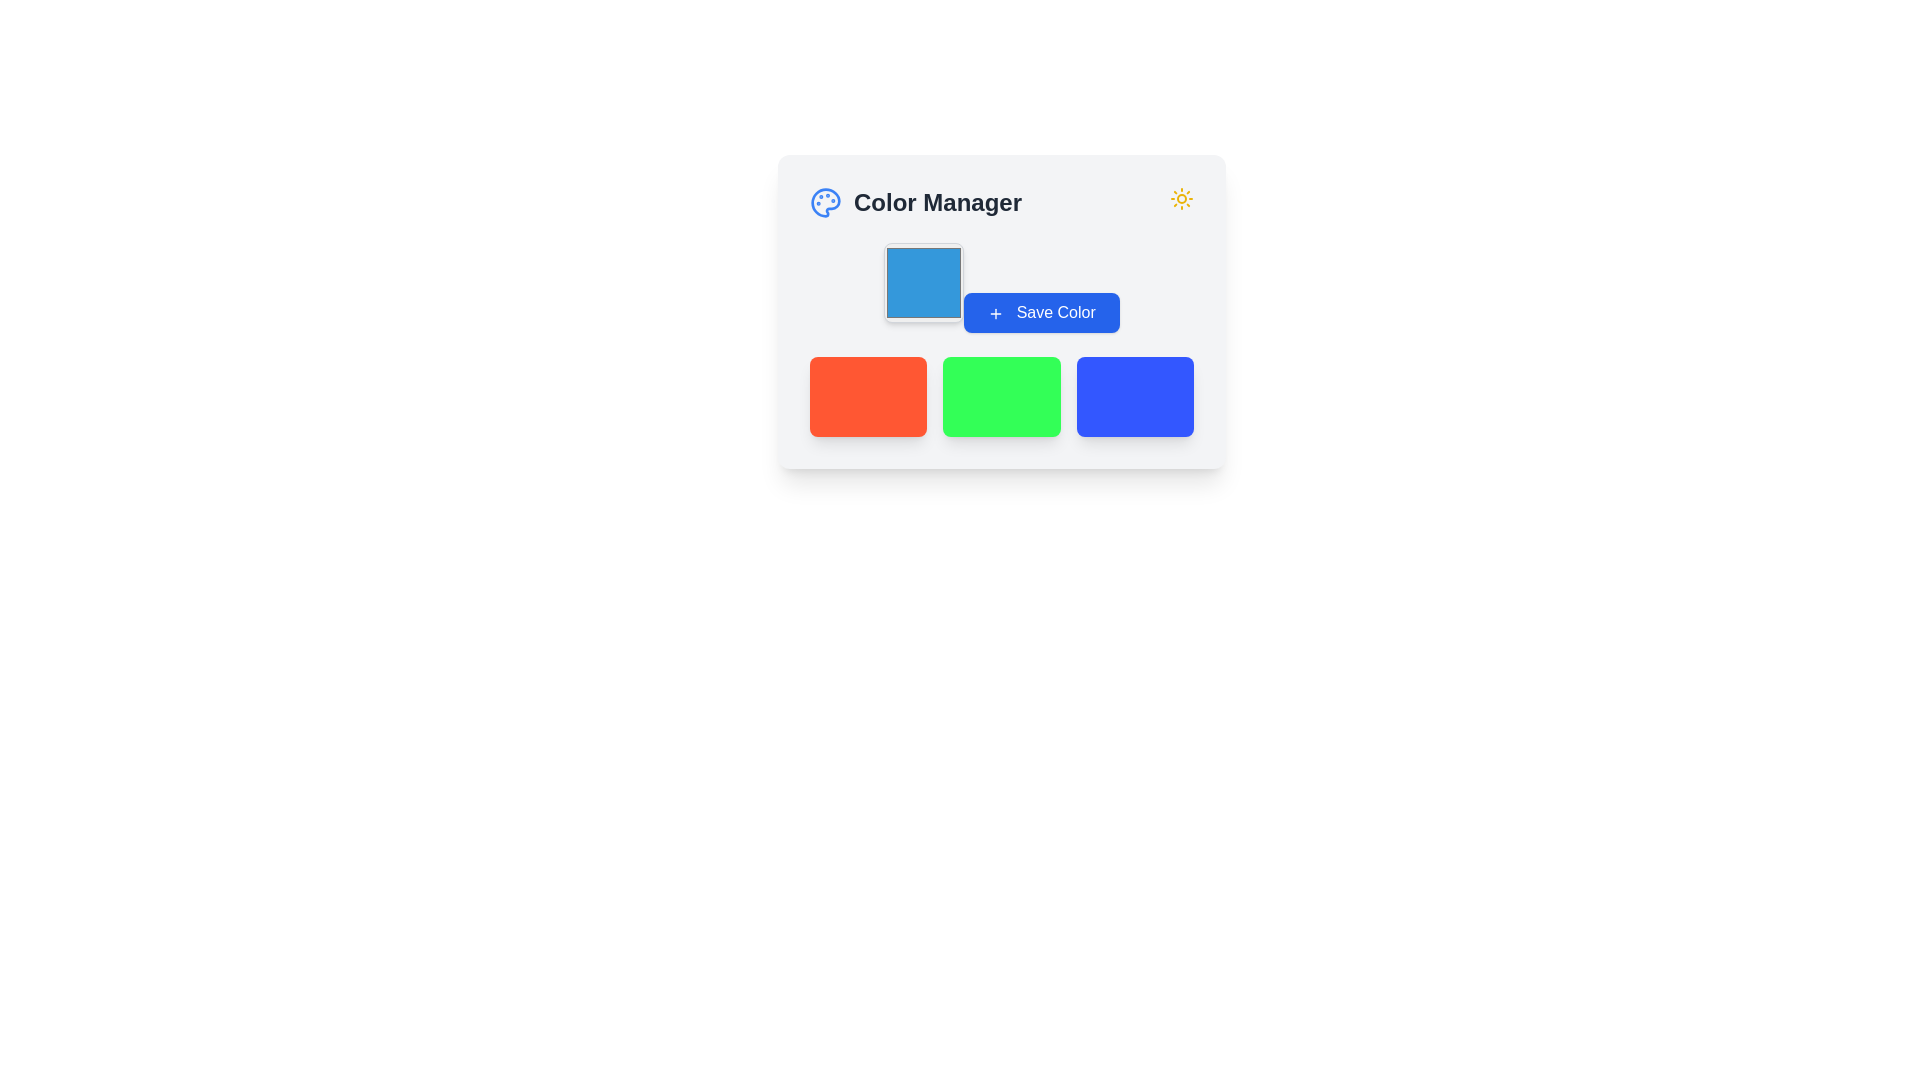 The width and height of the screenshot is (1920, 1080). What do you see at coordinates (1002, 397) in the screenshot?
I see `the rectangular grid layout containing three blocks with red, green, and blue backgrounds, specifically highlighting the grid in the Color Manager panel` at bounding box center [1002, 397].